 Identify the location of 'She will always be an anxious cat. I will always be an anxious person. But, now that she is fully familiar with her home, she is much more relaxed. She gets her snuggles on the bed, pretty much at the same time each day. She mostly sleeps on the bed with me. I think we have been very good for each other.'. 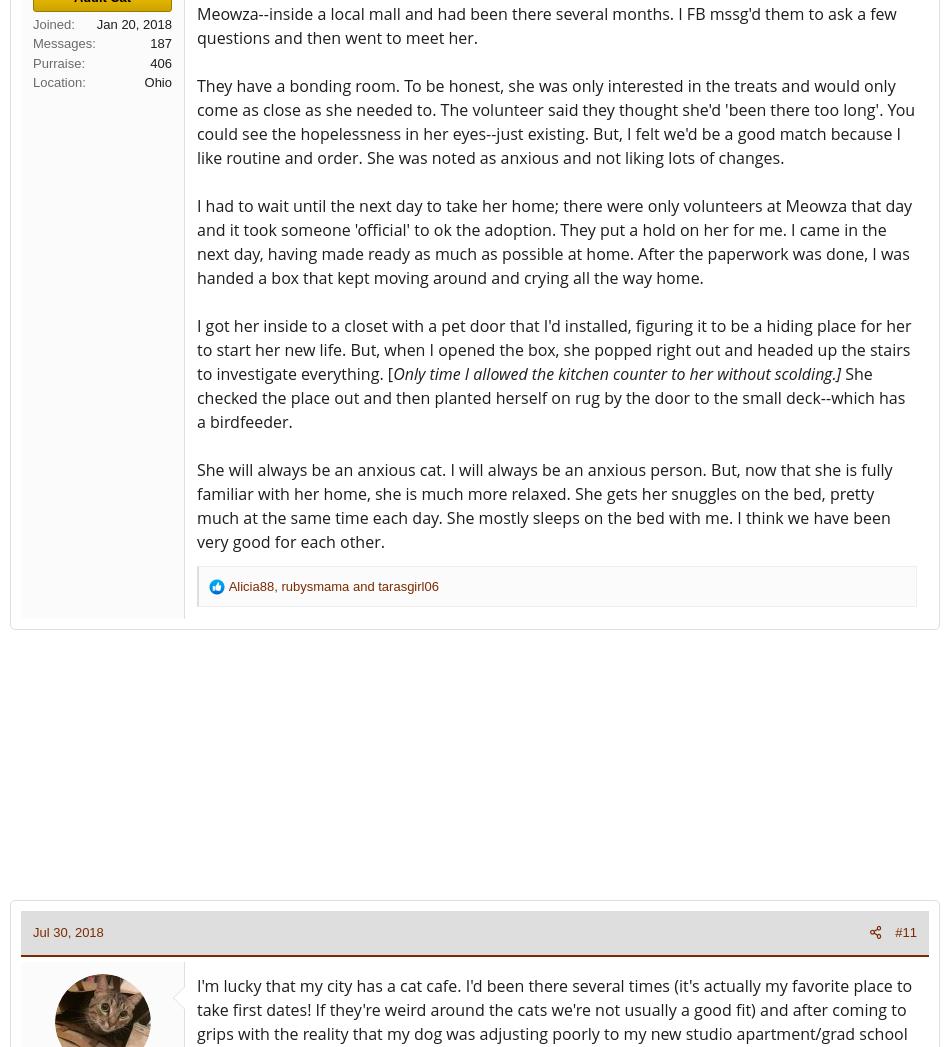
(544, 503).